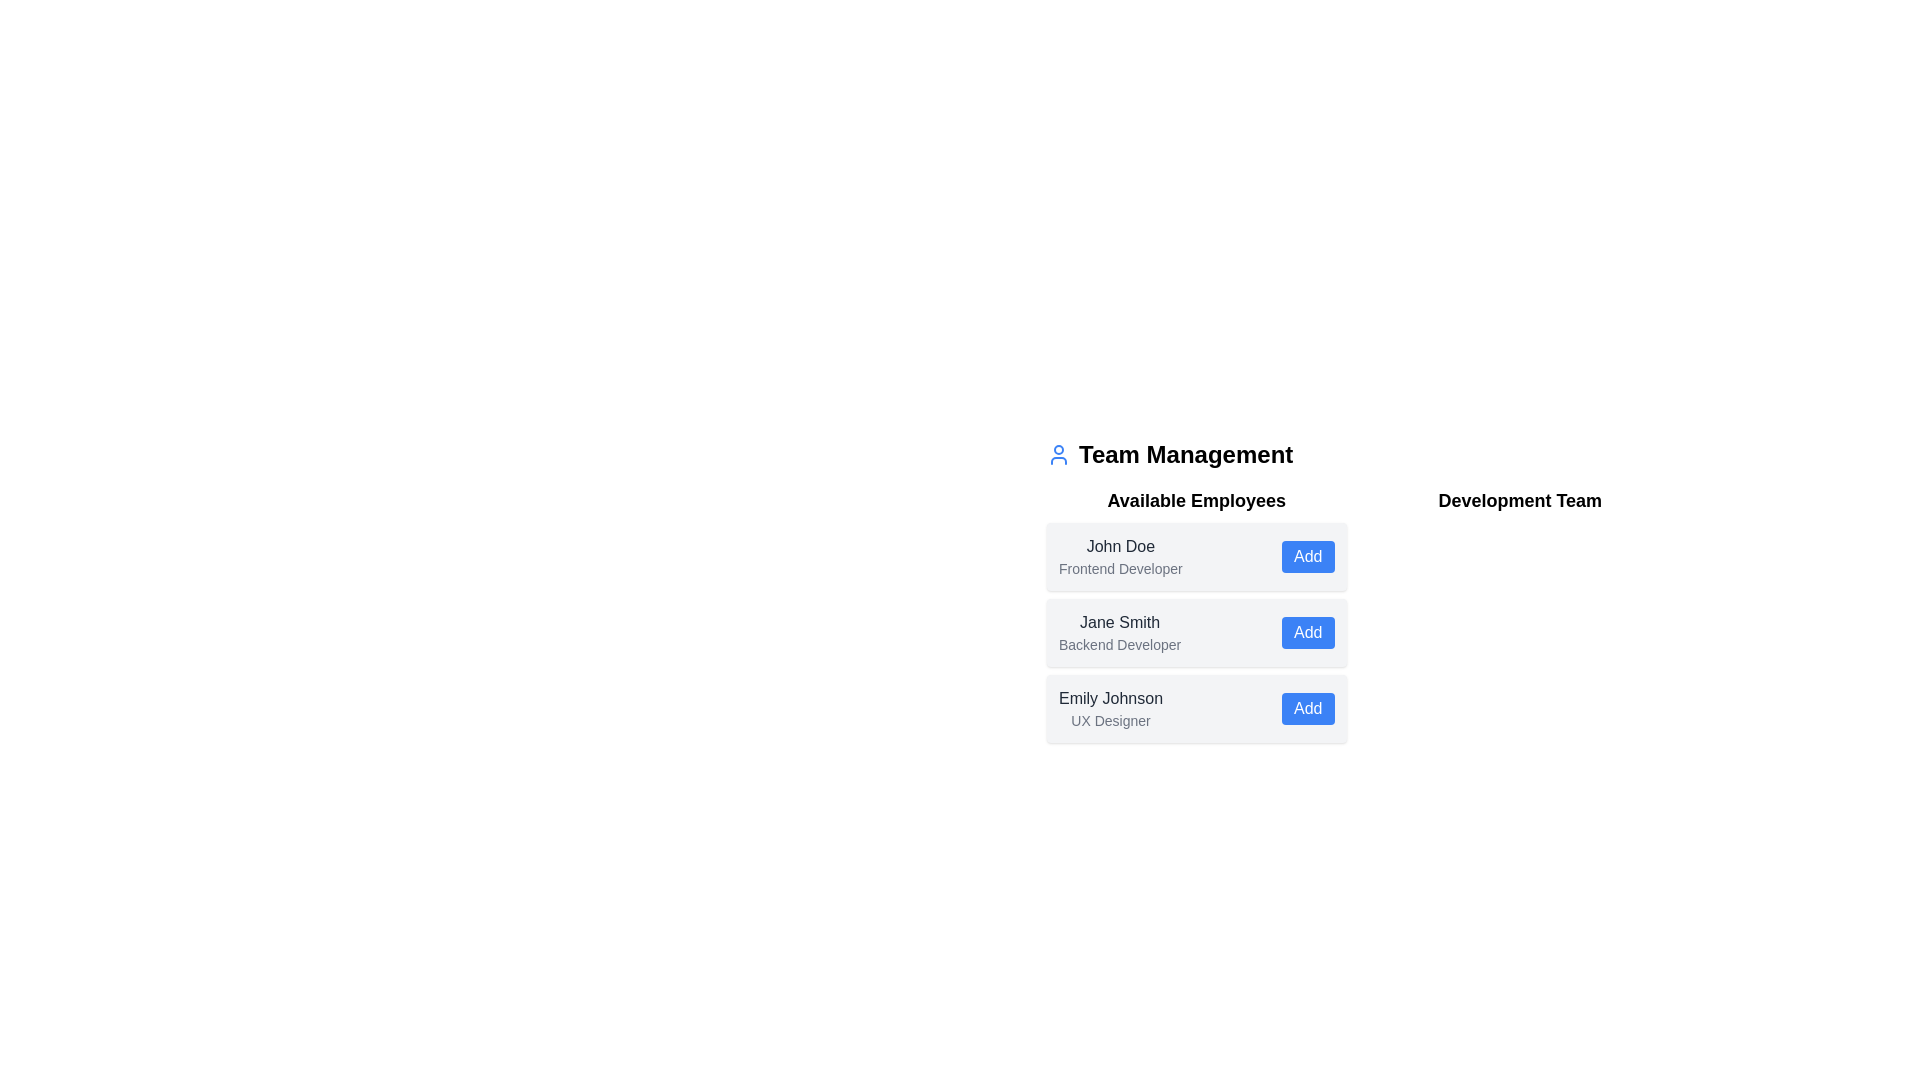  What do you see at coordinates (1308, 556) in the screenshot?
I see `the 'Add' button with a blue background and white text located within the card of 'John Doe'` at bounding box center [1308, 556].